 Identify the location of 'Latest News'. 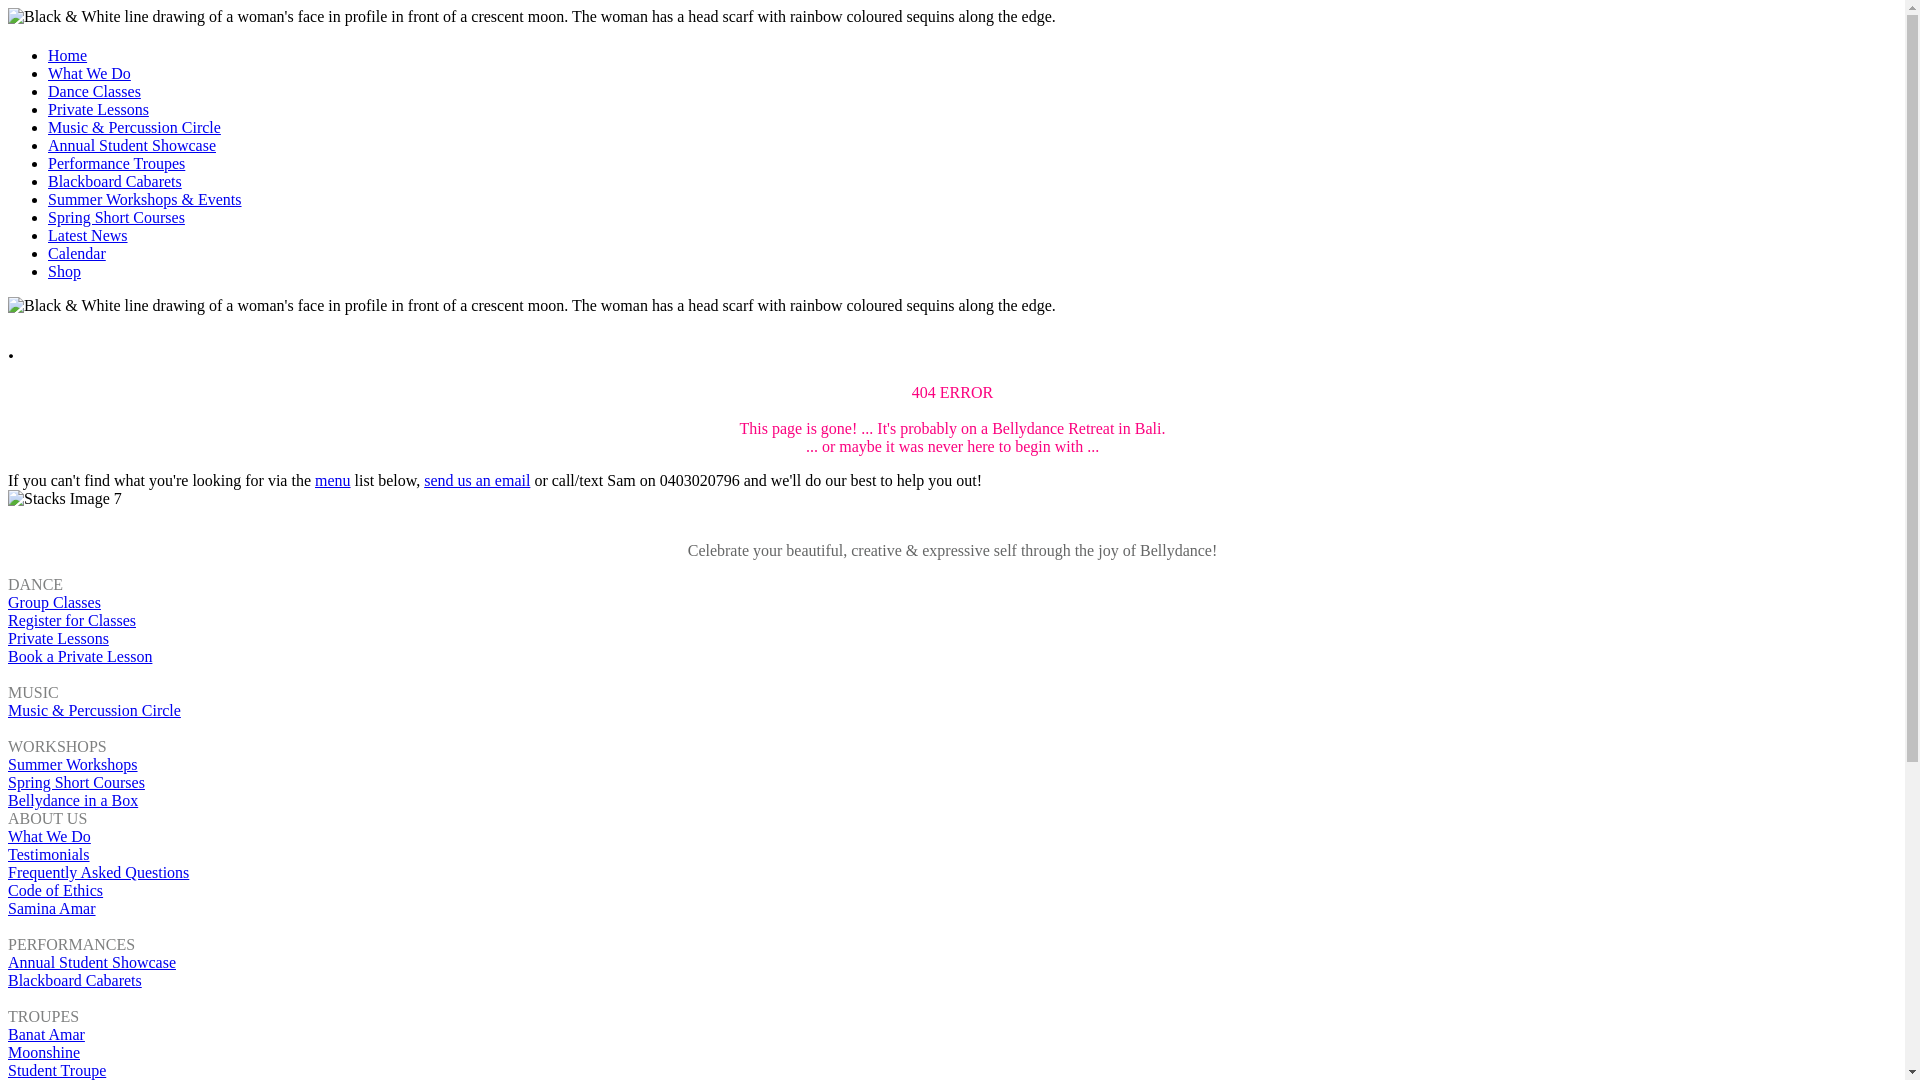
(86, 234).